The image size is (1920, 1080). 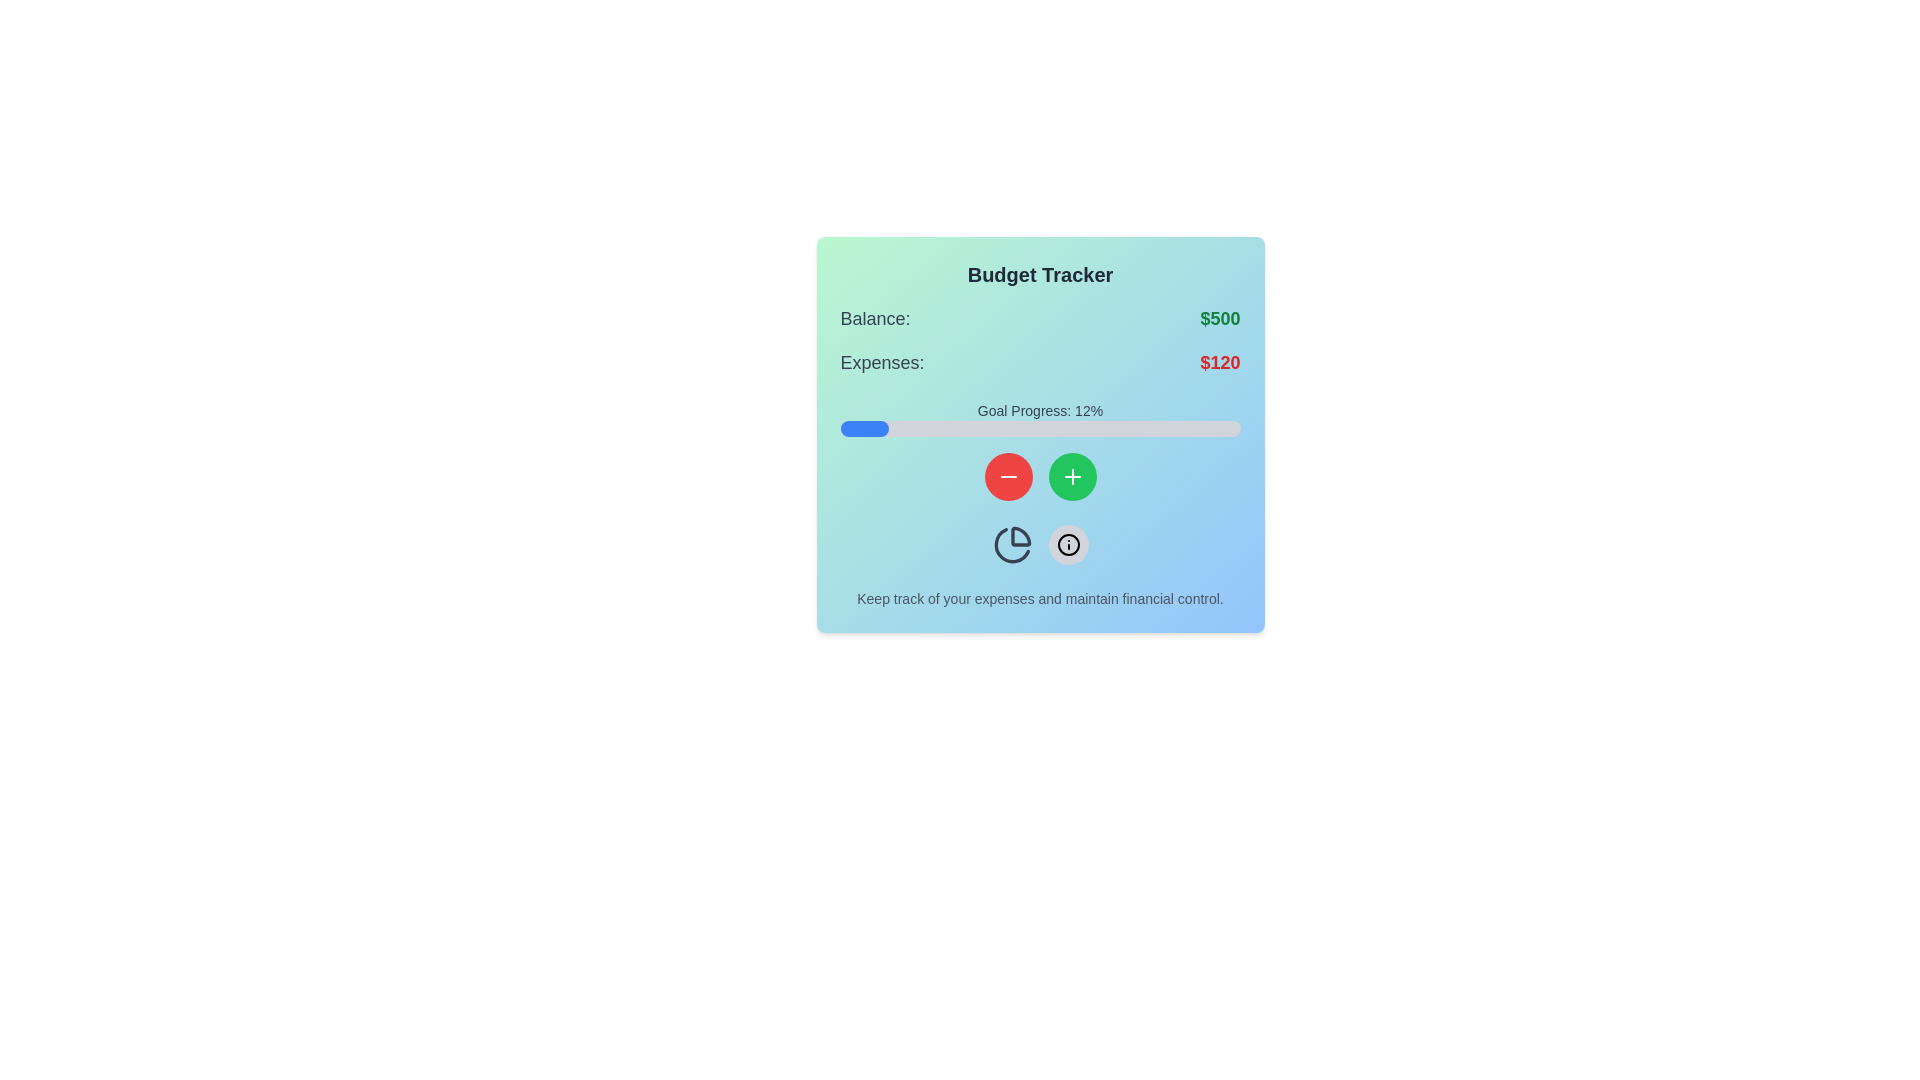 I want to click on the icon representing a pie chart in the budget tracker interface, so click(x=1012, y=544).